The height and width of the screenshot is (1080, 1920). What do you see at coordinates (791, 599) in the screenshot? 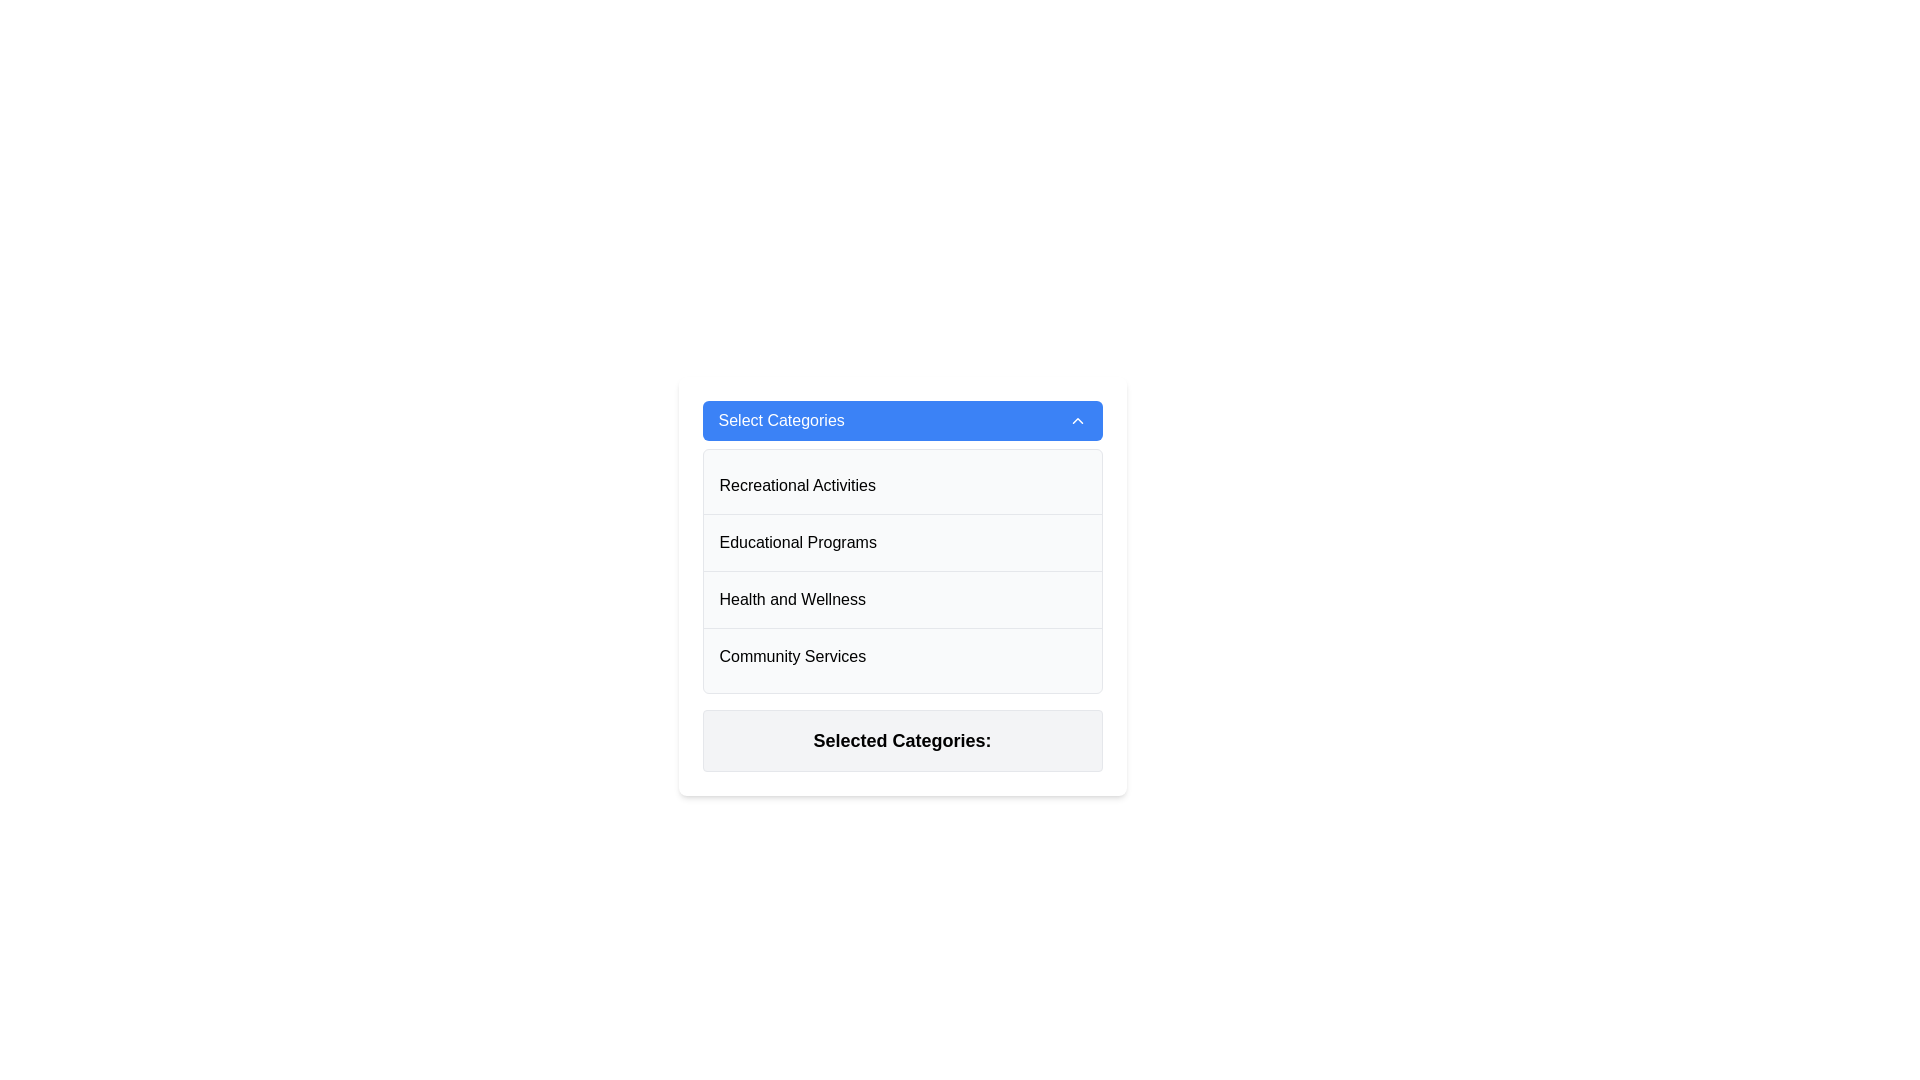
I see `the text 'Health and Wellness' within the dropdown list for interaction feedback` at bounding box center [791, 599].